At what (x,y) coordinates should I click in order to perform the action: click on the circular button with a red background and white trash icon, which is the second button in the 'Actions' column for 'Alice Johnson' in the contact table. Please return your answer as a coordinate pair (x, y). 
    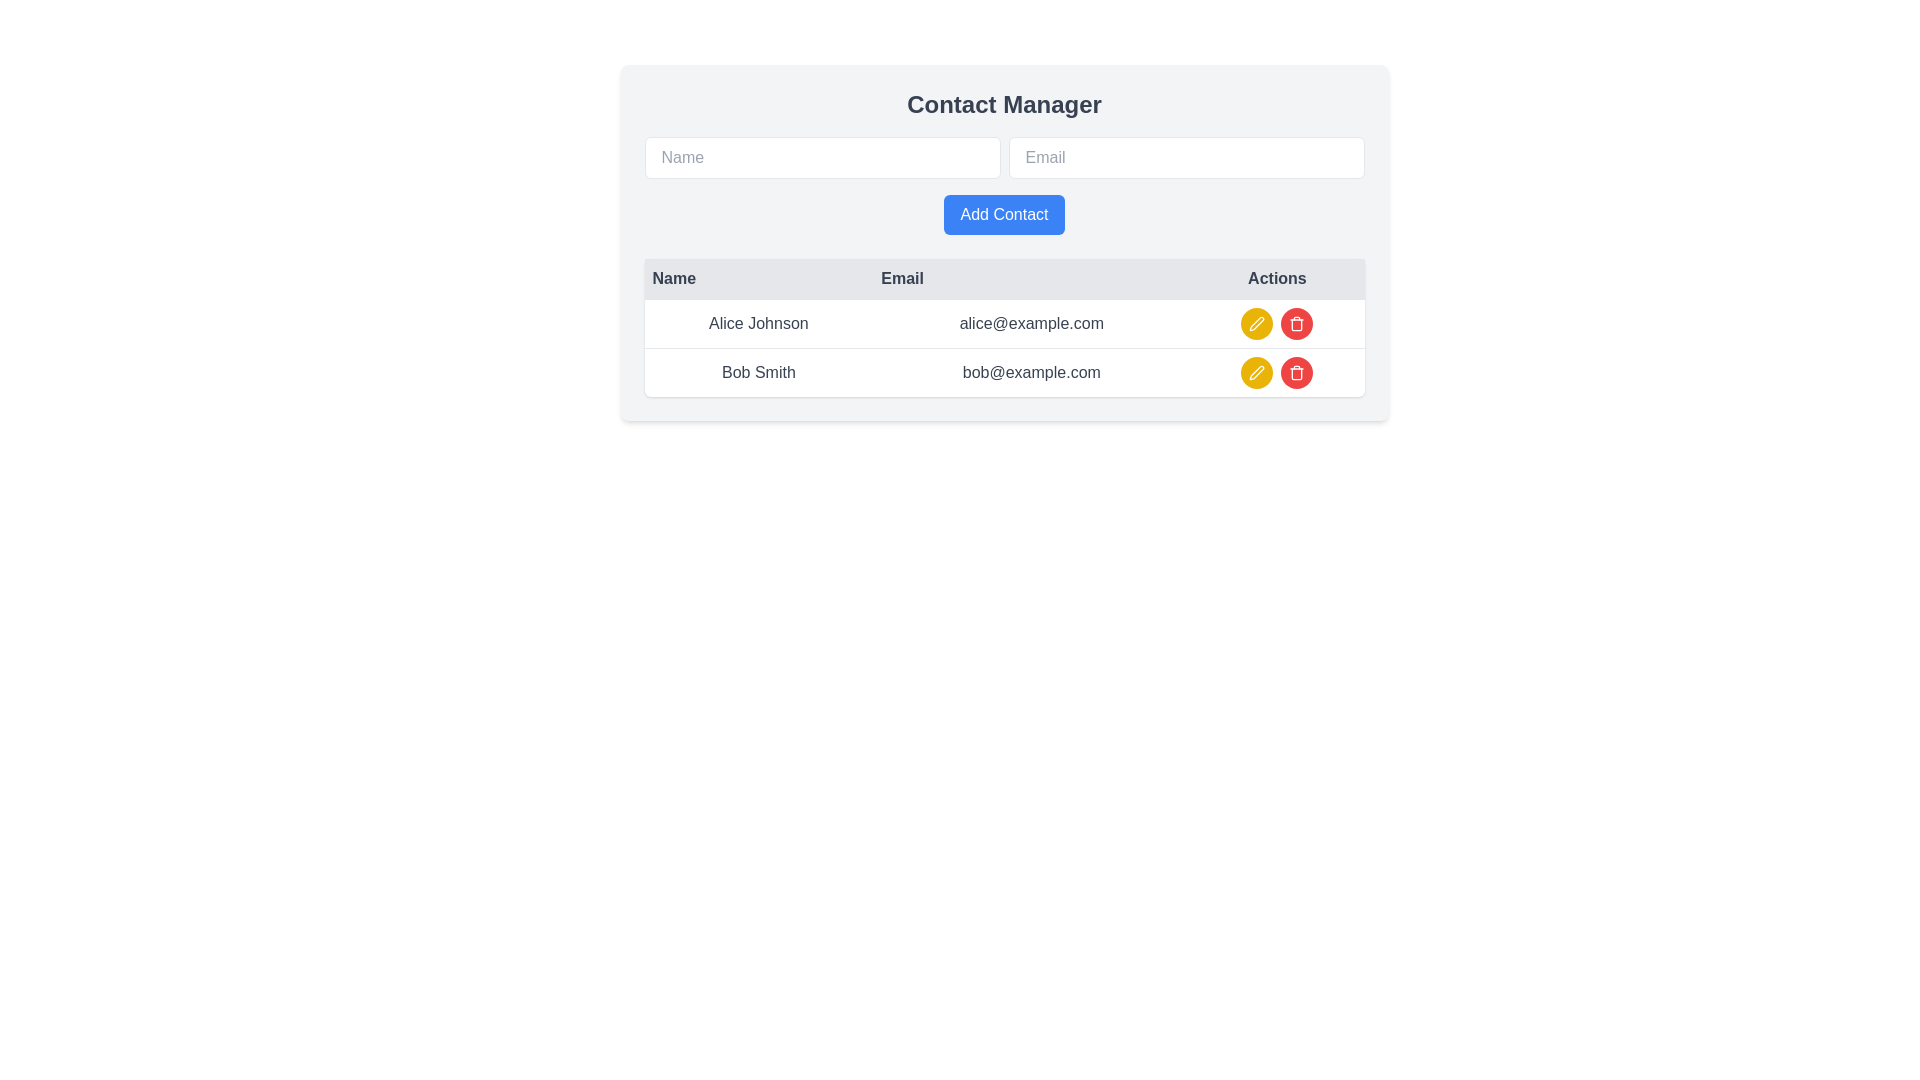
    Looking at the image, I should click on (1297, 323).